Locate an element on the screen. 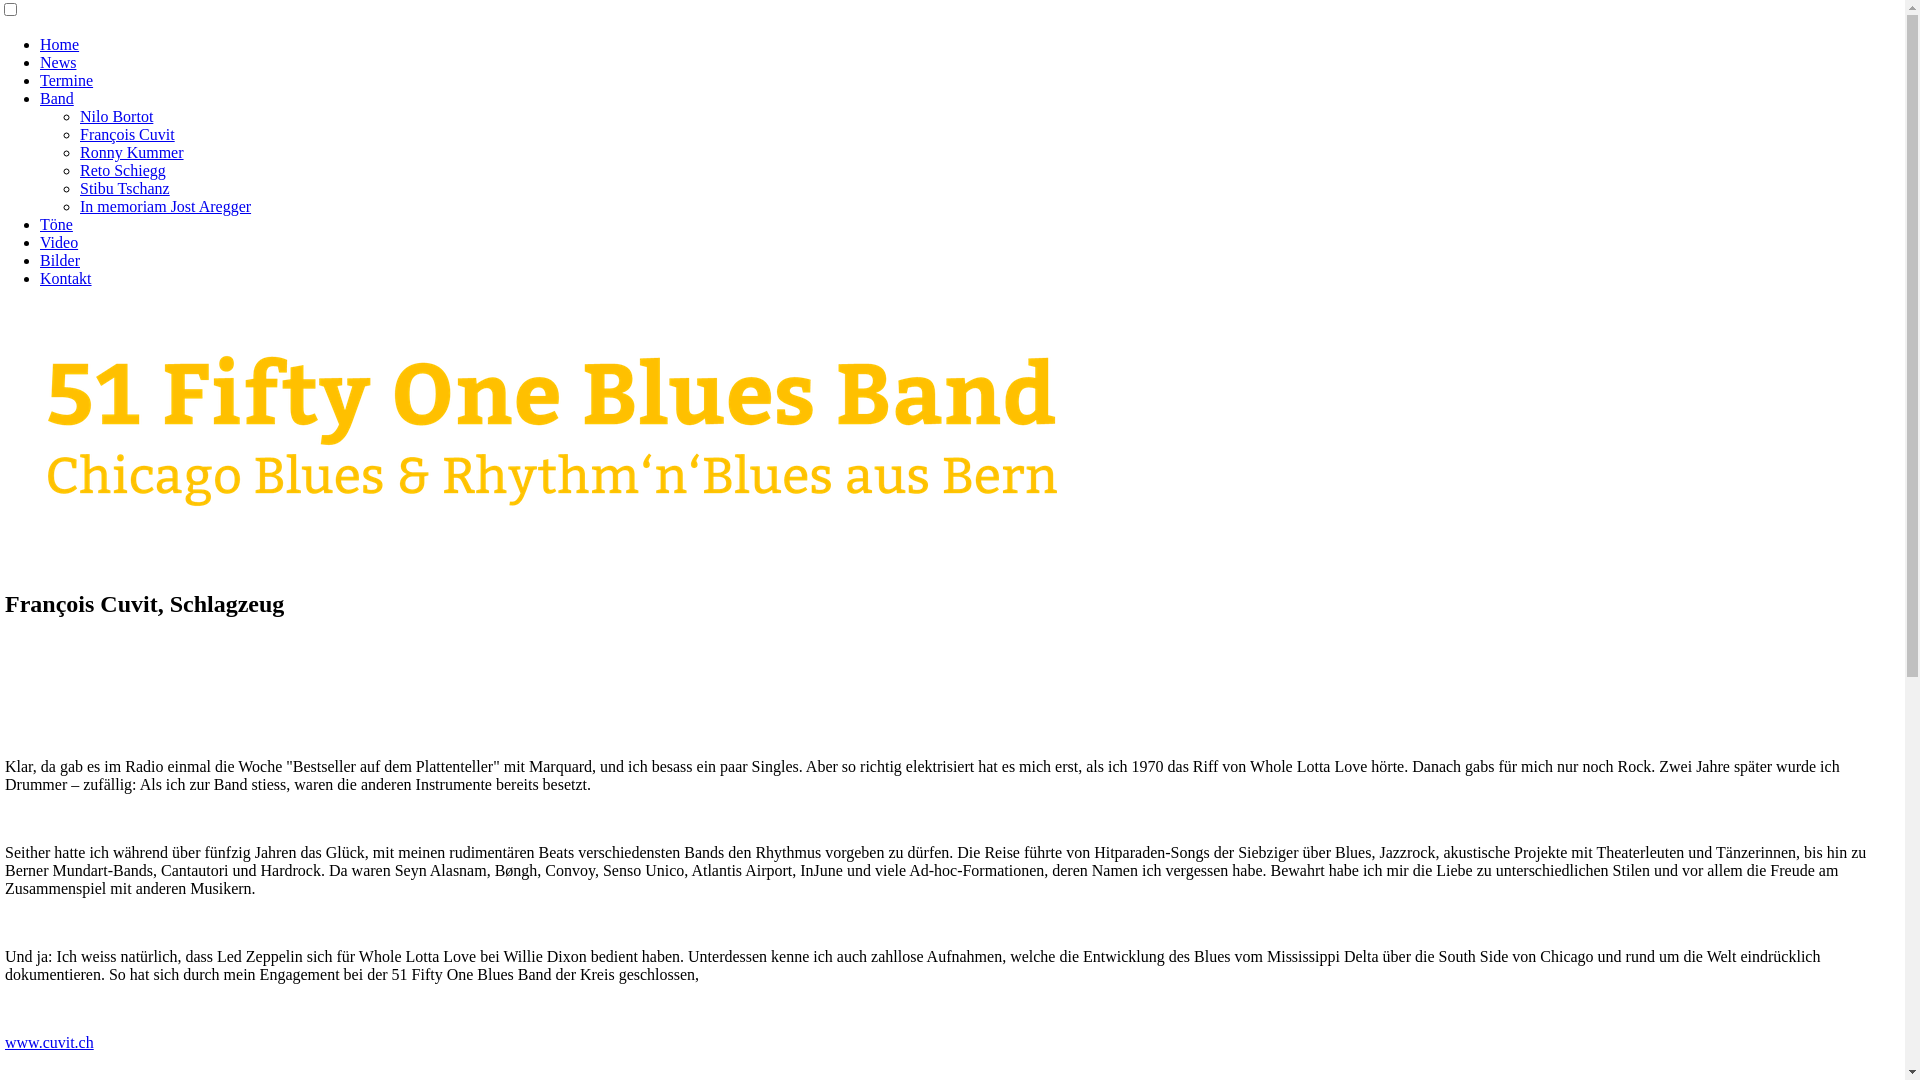 This screenshot has height=1080, width=1920. 'Bilder' is located at coordinates (39, 259).